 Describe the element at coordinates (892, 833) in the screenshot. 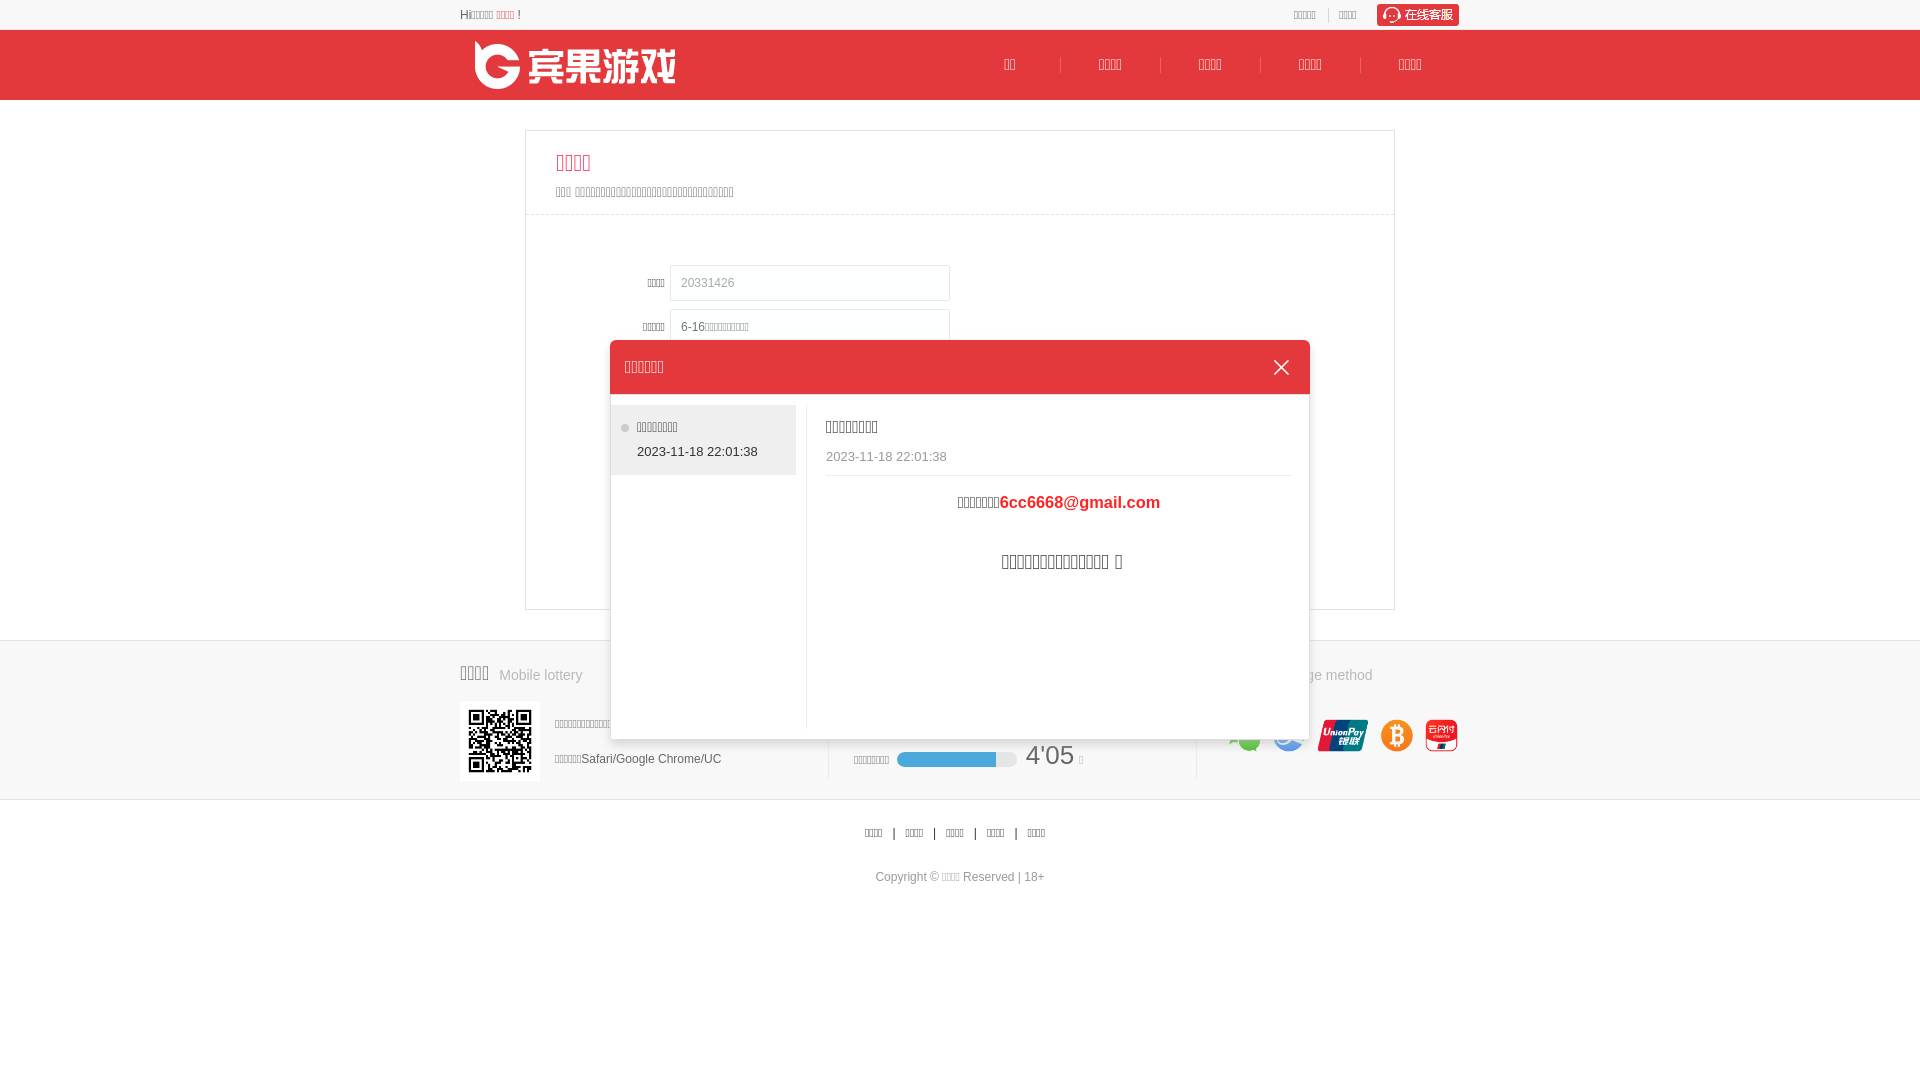

I see `'|'` at that location.